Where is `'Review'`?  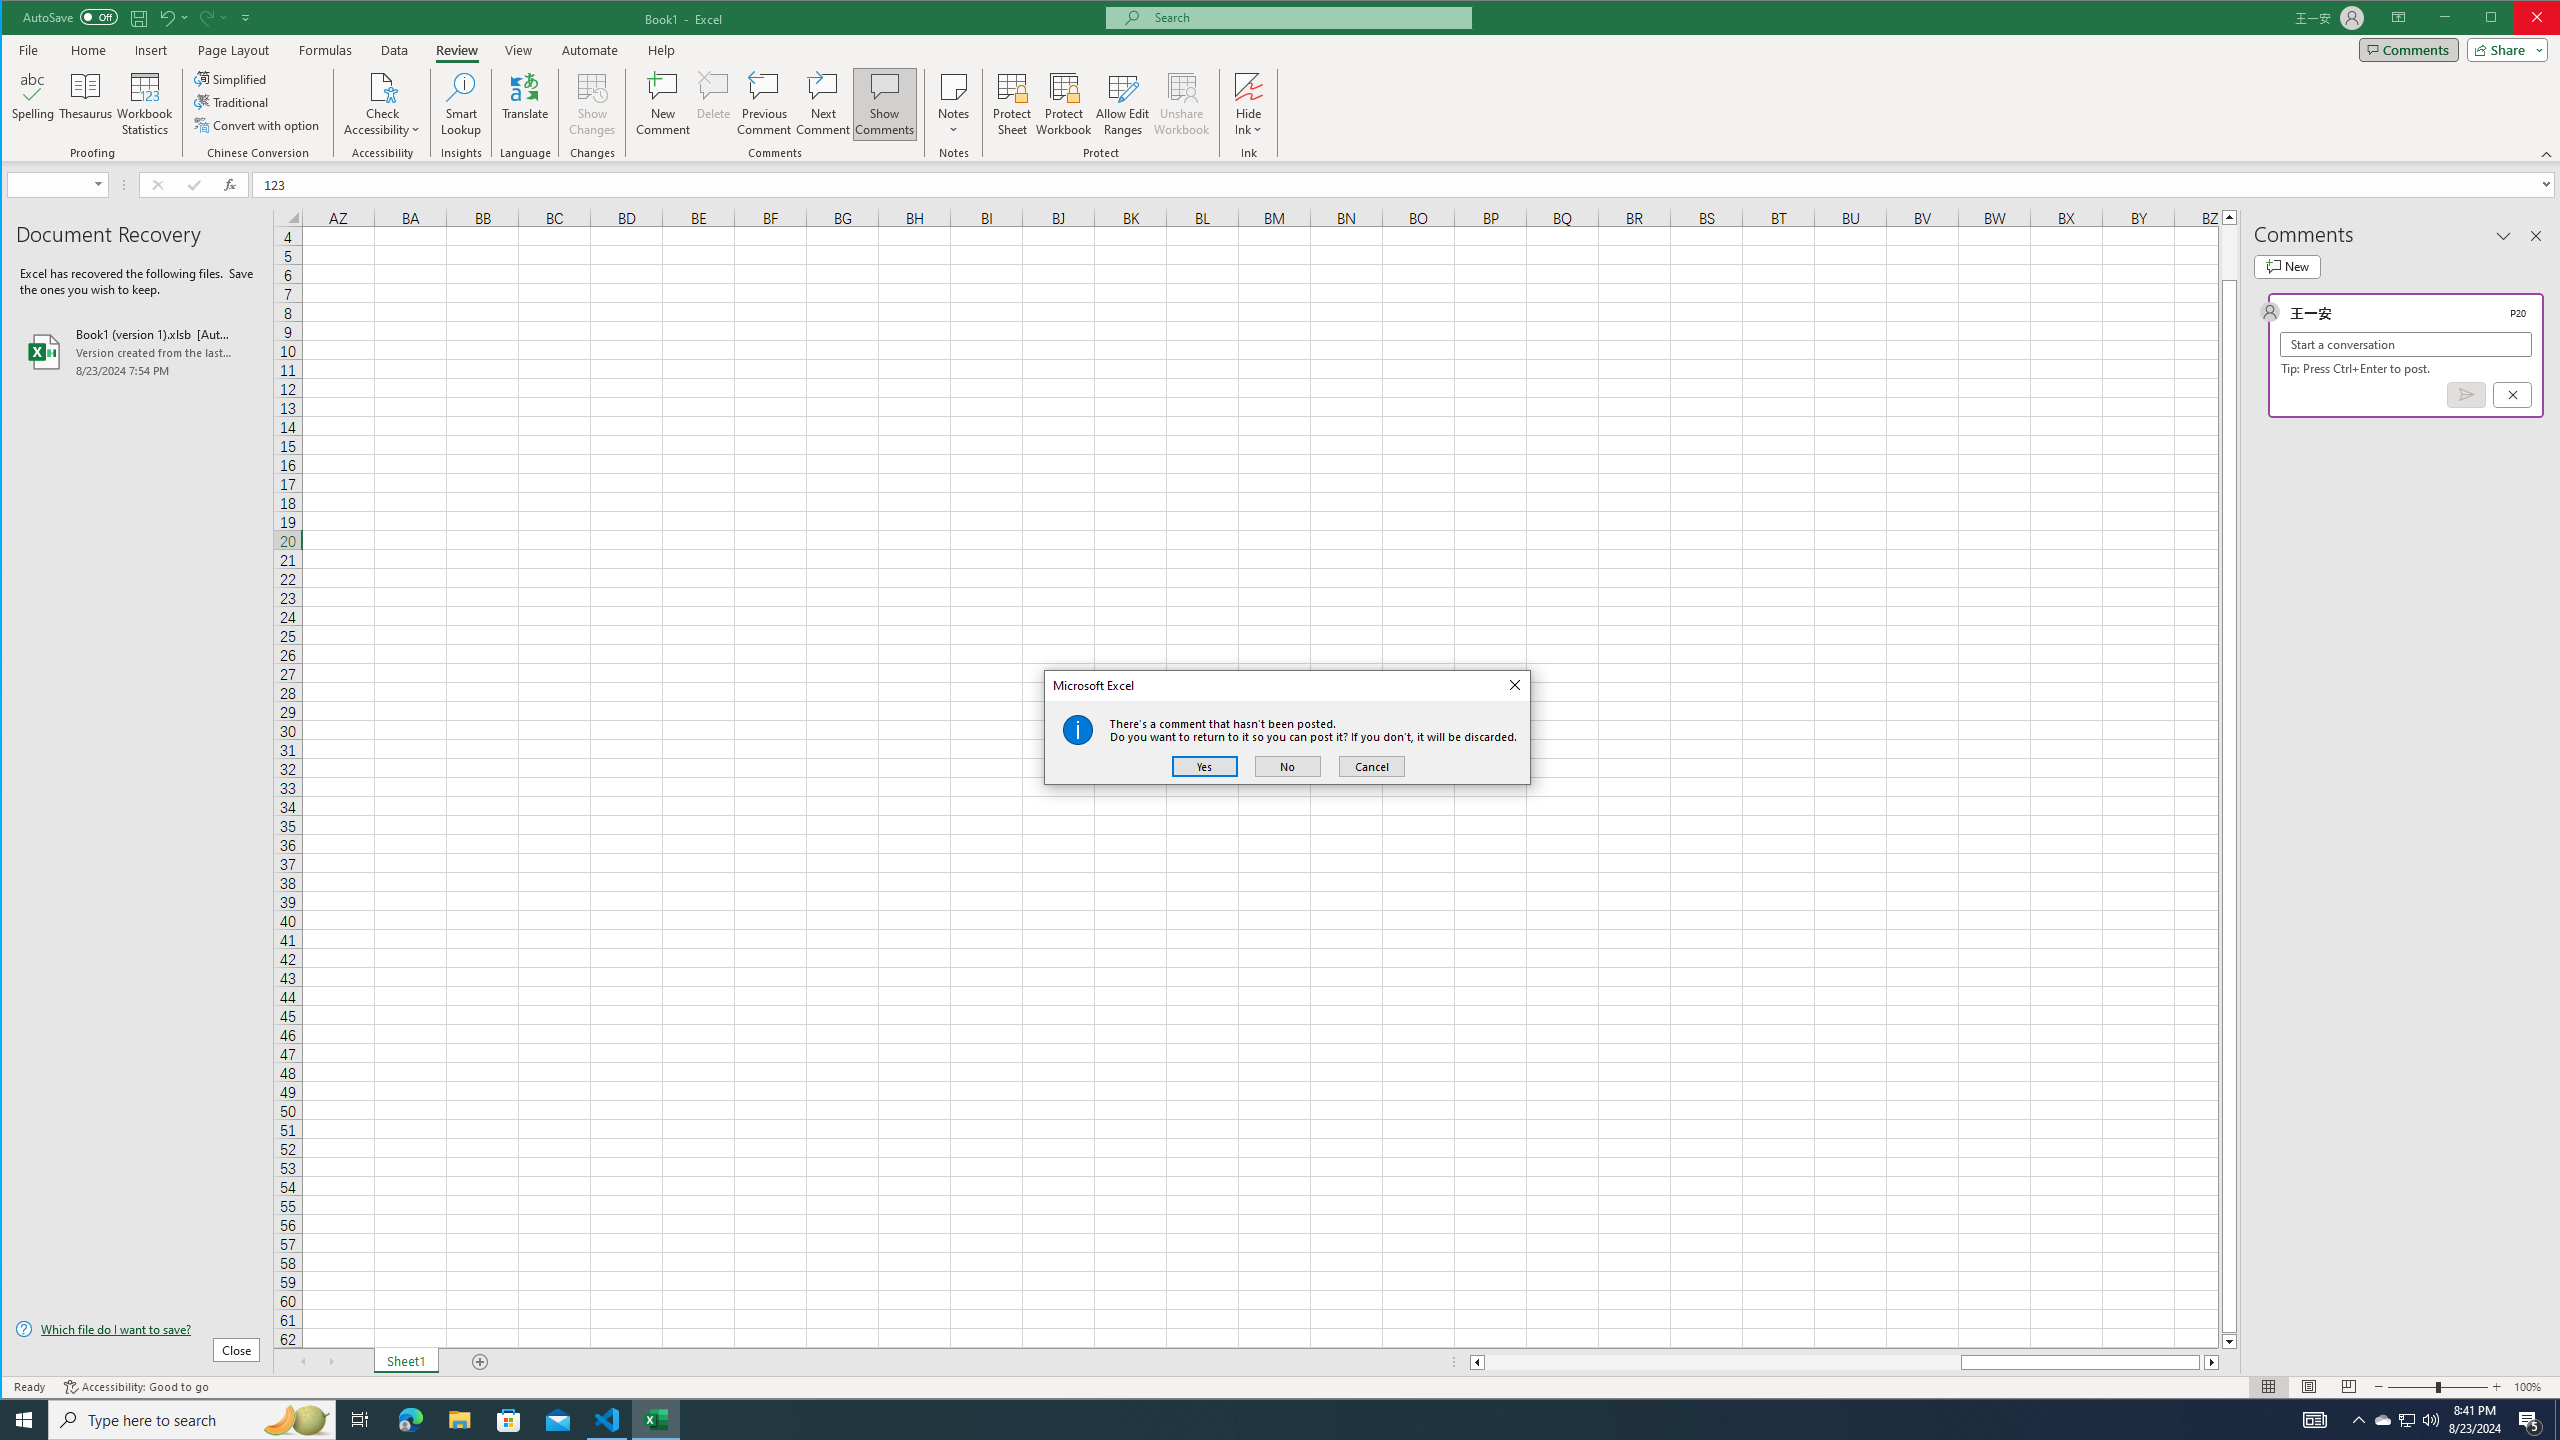
'Review' is located at coordinates (456, 49).